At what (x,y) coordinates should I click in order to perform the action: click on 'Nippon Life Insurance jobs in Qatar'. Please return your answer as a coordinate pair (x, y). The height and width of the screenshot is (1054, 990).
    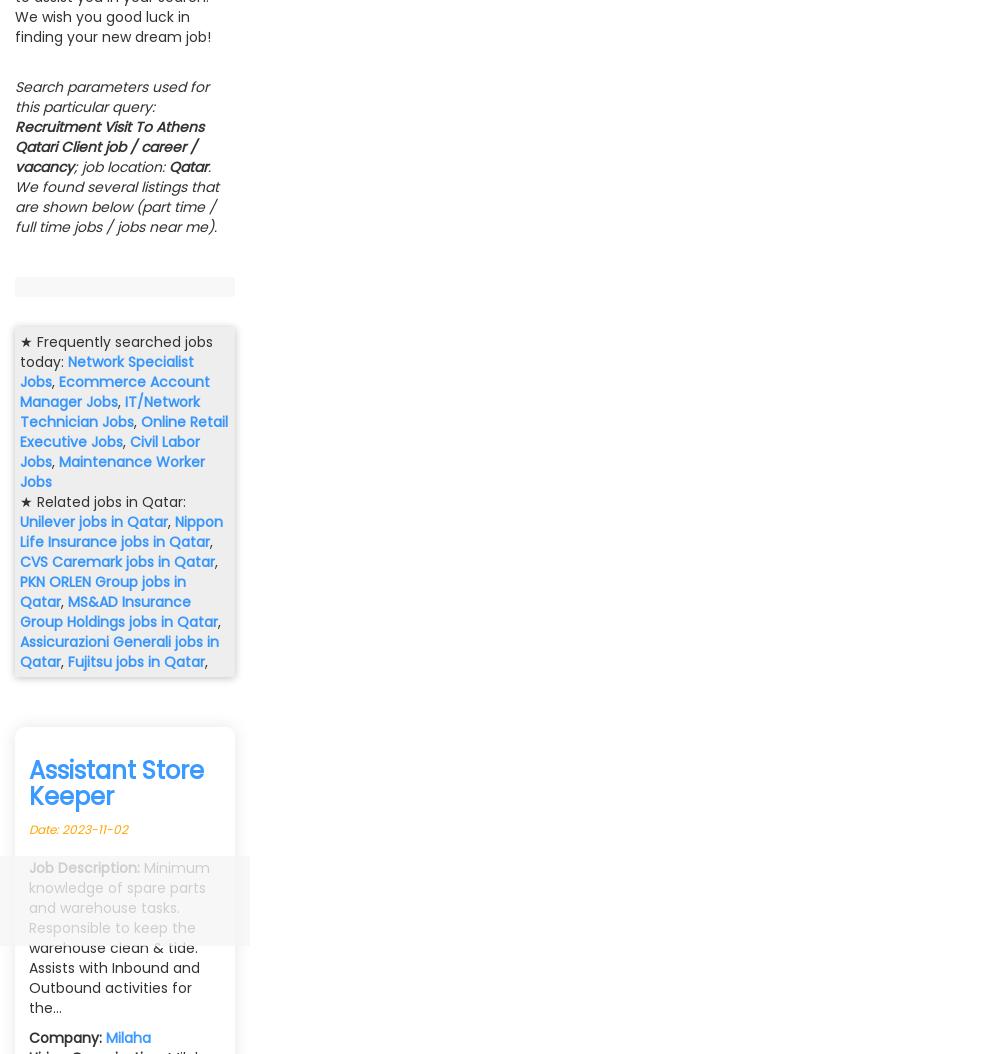
    Looking at the image, I should click on (120, 531).